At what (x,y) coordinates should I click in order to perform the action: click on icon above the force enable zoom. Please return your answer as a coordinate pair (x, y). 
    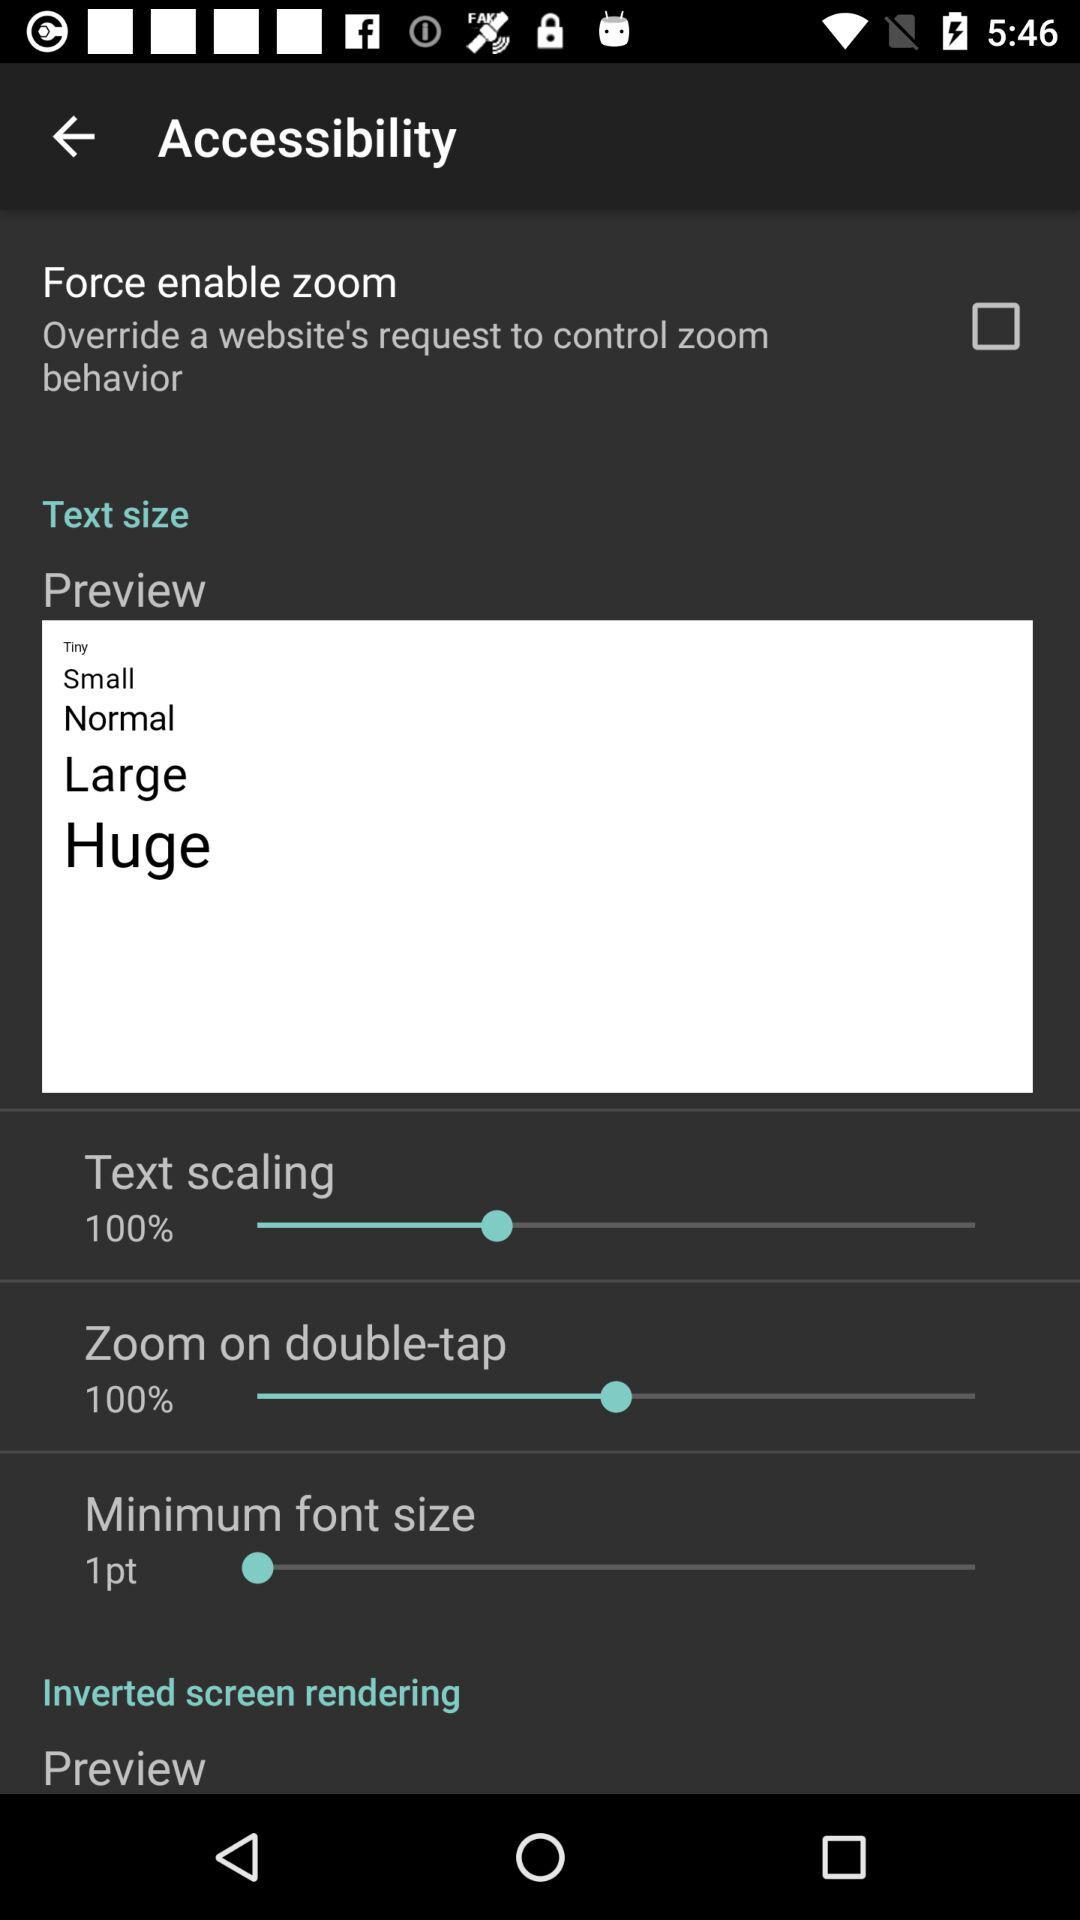
    Looking at the image, I should click on (72, 135).